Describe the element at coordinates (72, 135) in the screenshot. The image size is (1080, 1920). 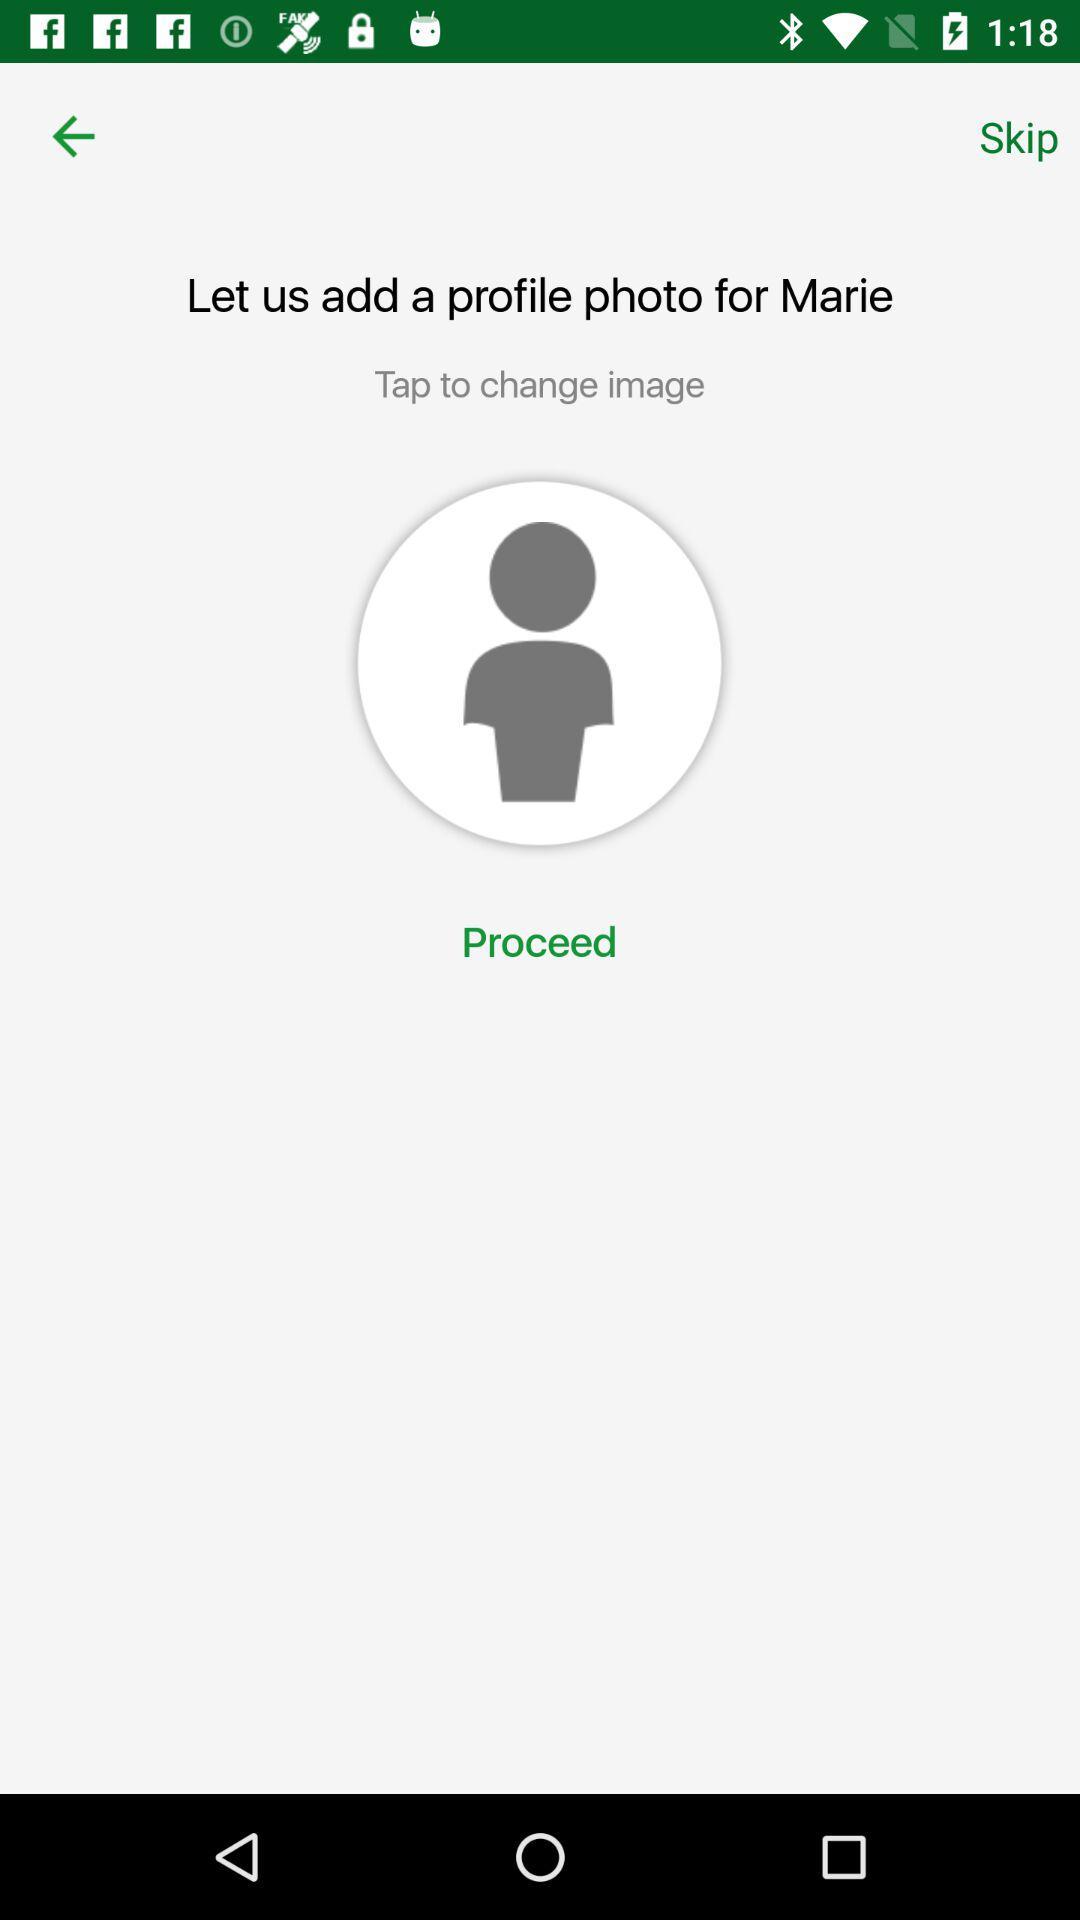
I see `the item next to the skip item` at that location.